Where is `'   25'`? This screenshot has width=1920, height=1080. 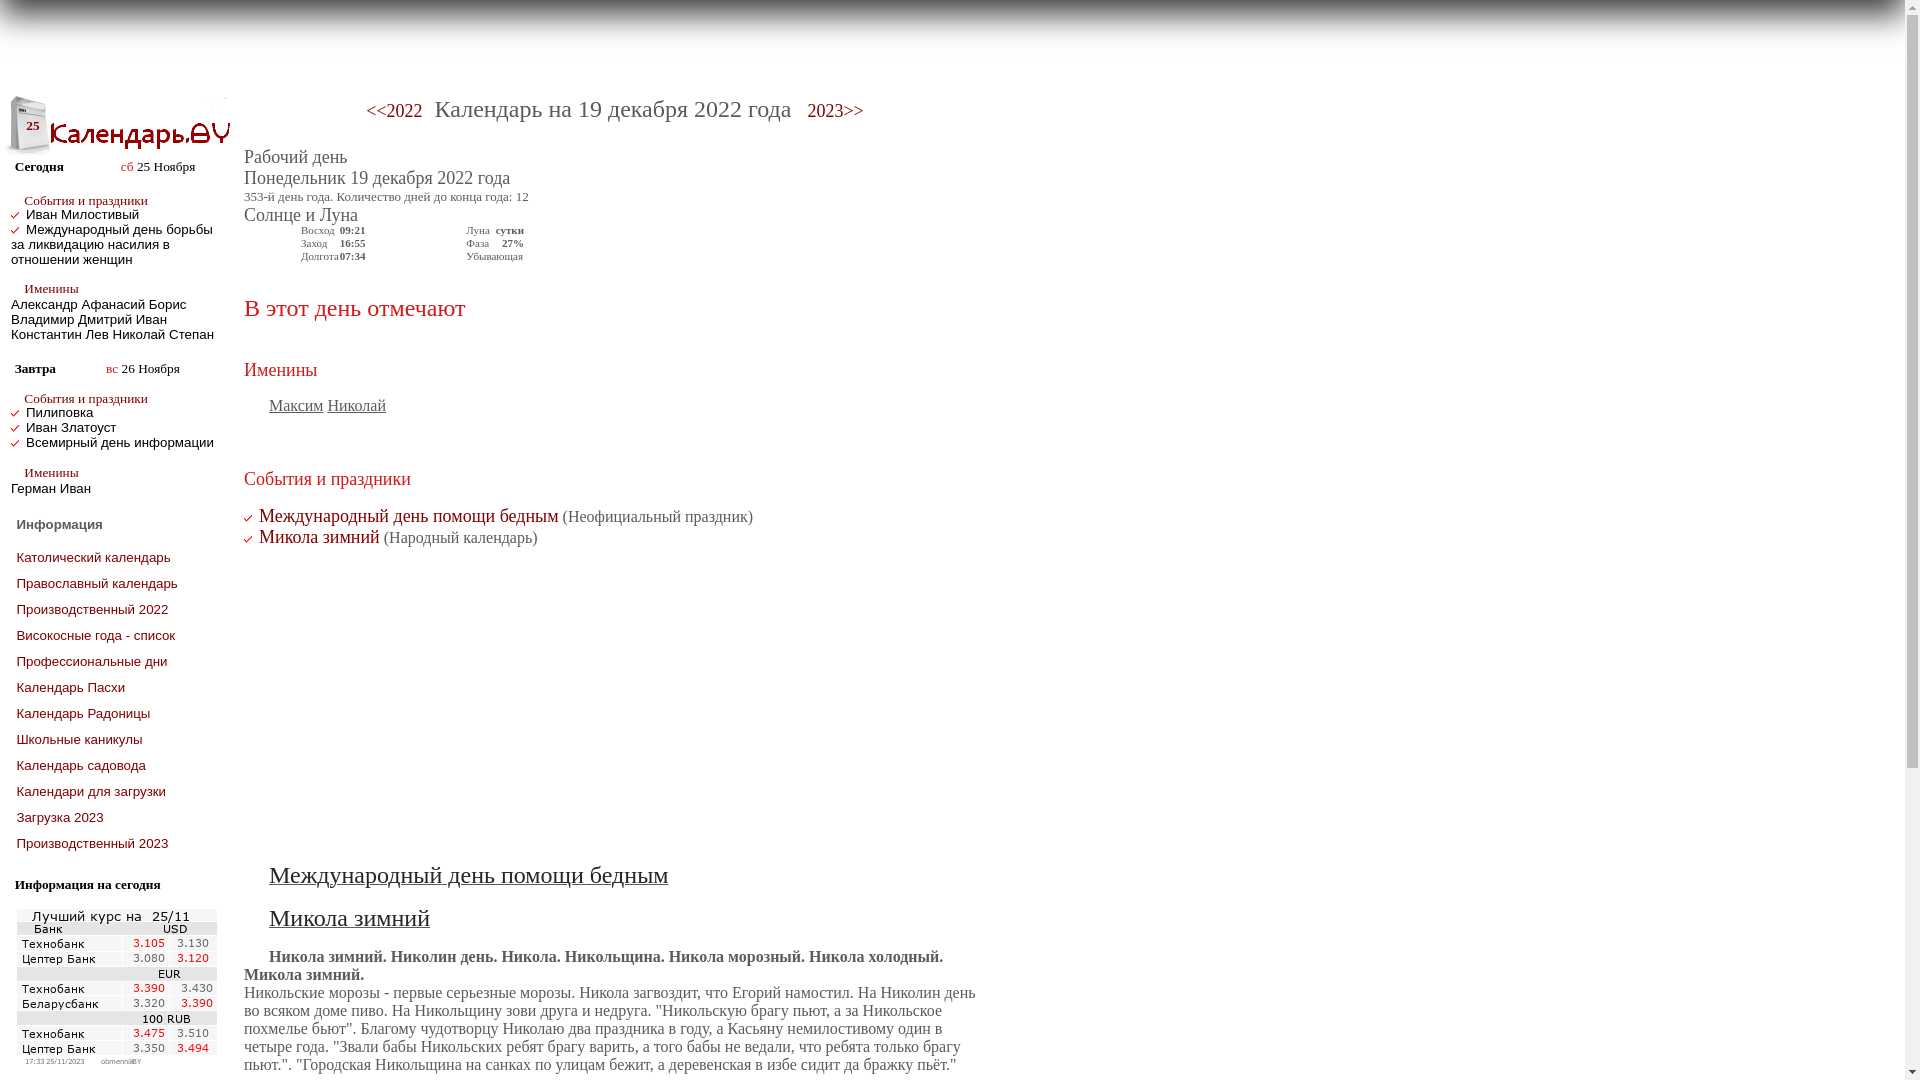 '   25' is located at coordinates (28, 126).